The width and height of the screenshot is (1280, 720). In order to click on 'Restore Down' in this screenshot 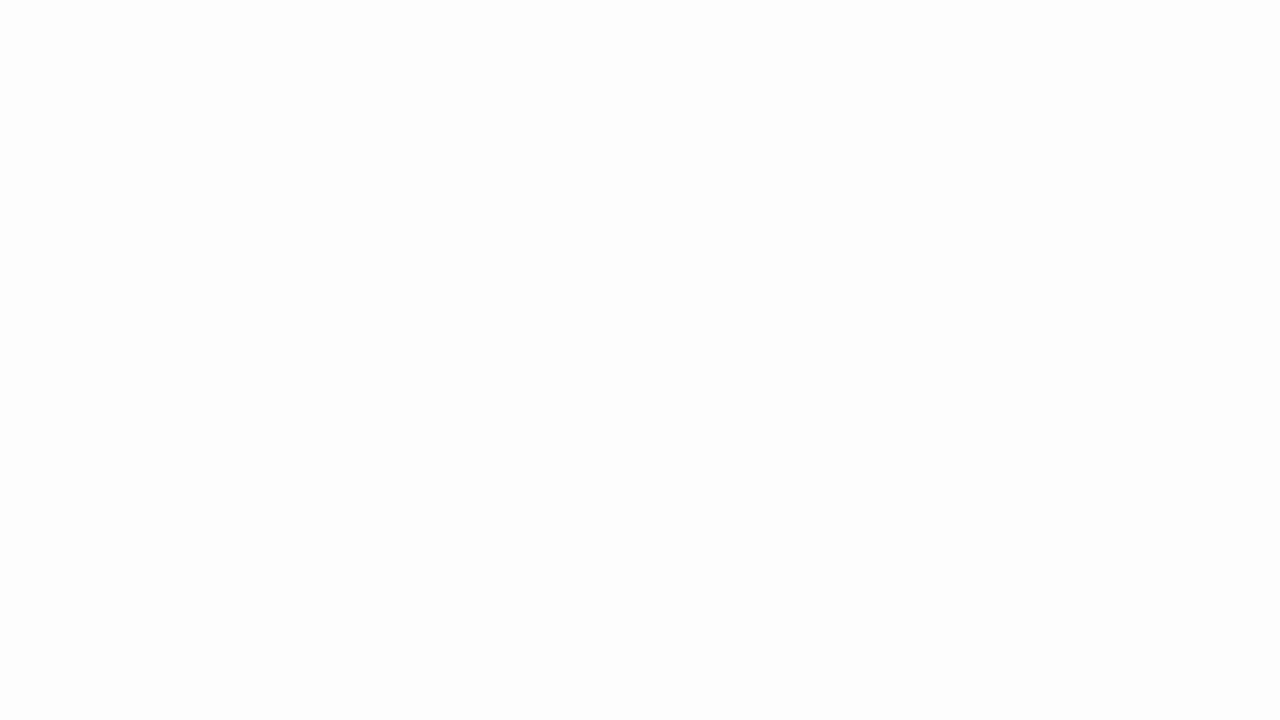, I will do `click(1209, 16)`.